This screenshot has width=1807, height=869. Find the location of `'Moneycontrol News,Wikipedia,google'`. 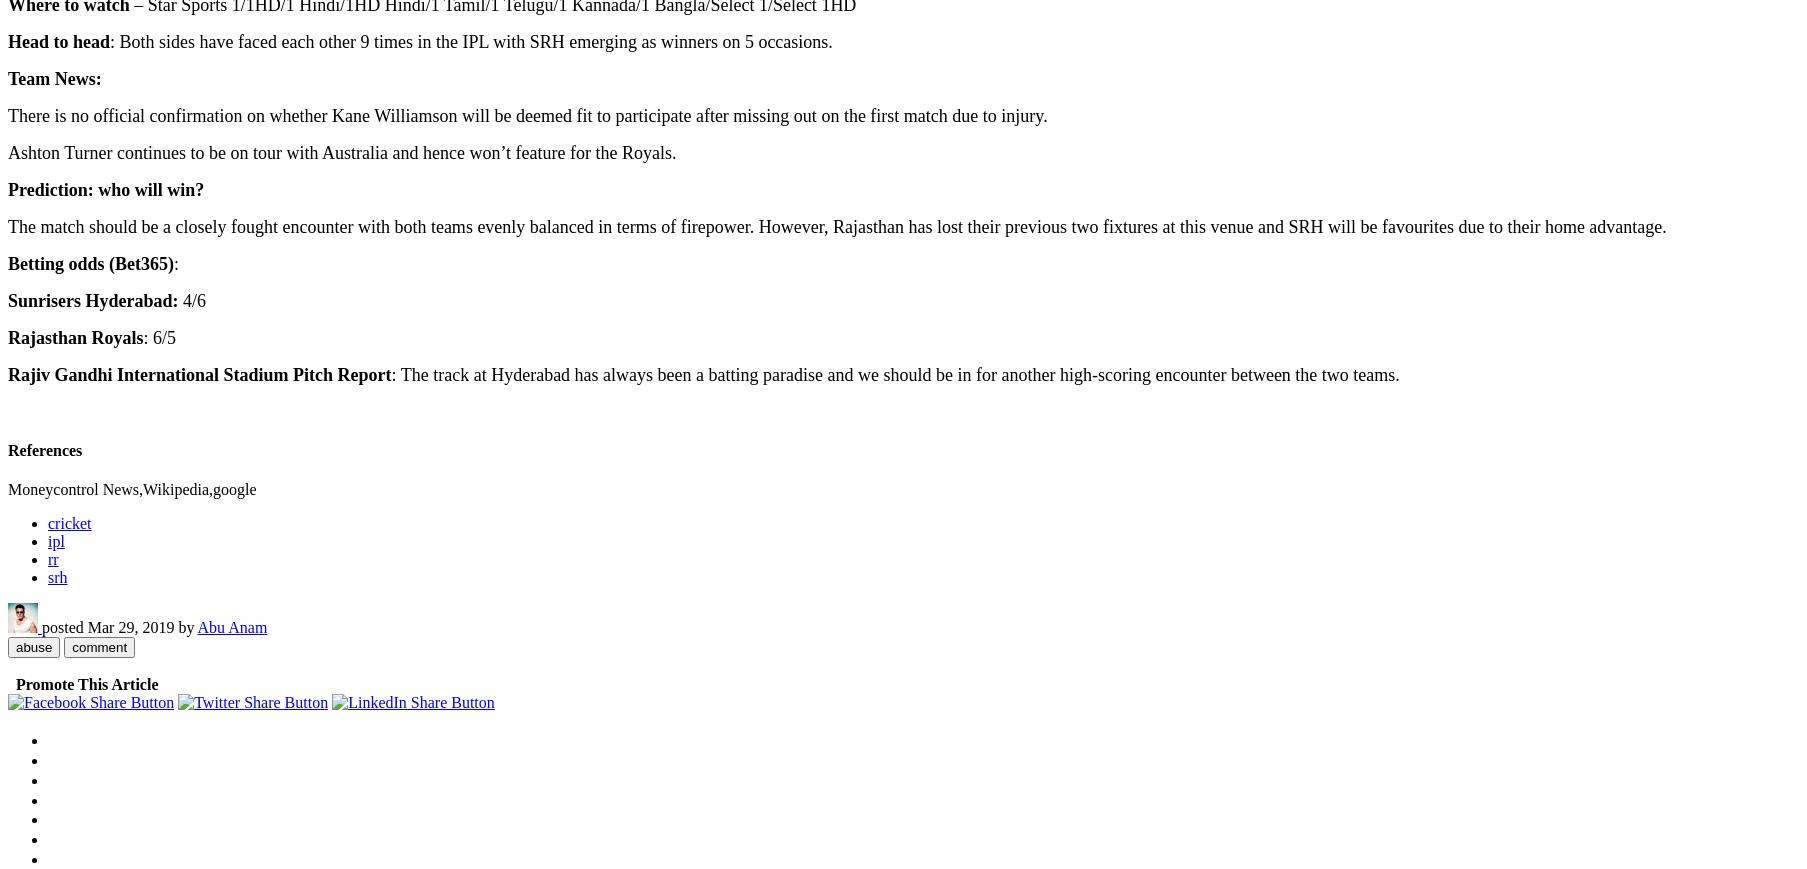

'Moneycontrol News,Wikipedia,google' is located at coordinates (7, 488).